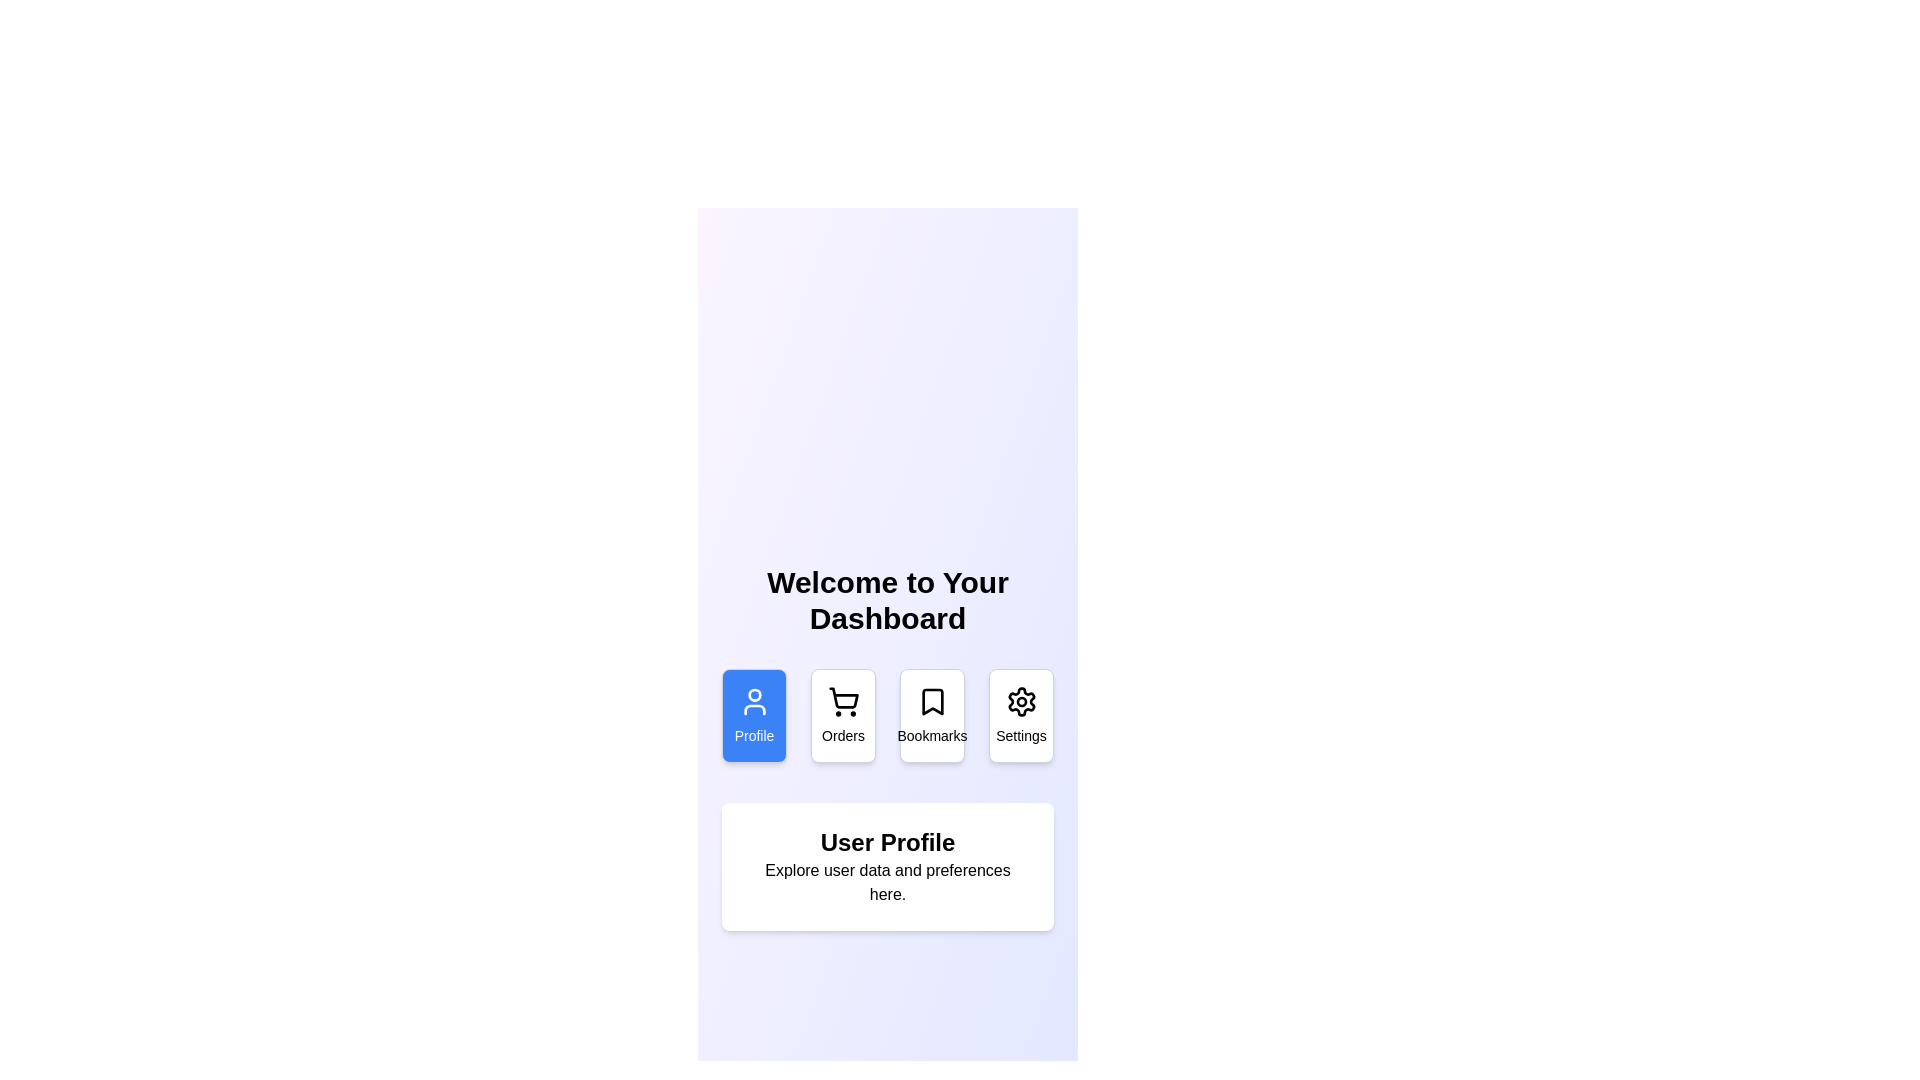  Describe the element at coordinates (1021, 715) in the screenshot. I see `the 'Settings' button, which is the rightmost button in a horizontal row` at that location.